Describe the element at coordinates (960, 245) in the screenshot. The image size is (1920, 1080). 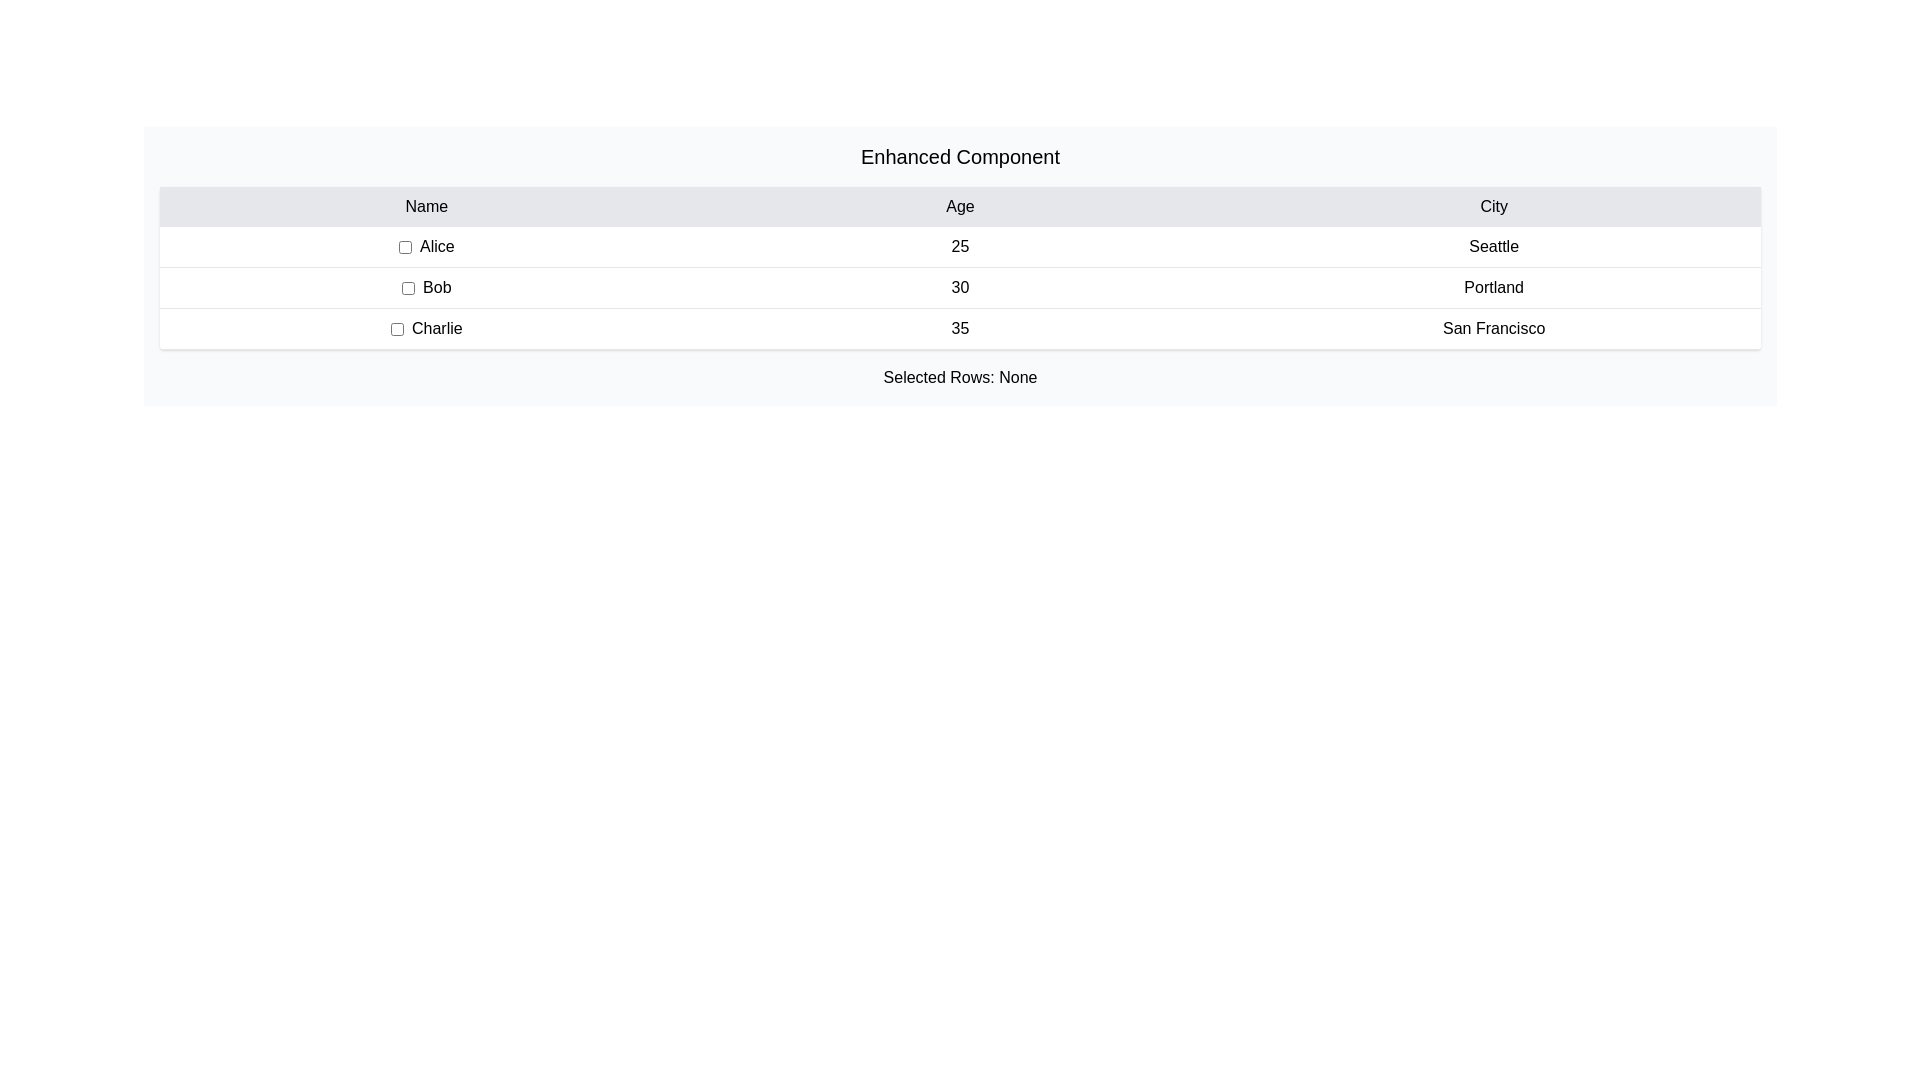
I see `text label displaying the number '25' located in the second column of the row containing 'Alice' and 'Seattle'` at that location.